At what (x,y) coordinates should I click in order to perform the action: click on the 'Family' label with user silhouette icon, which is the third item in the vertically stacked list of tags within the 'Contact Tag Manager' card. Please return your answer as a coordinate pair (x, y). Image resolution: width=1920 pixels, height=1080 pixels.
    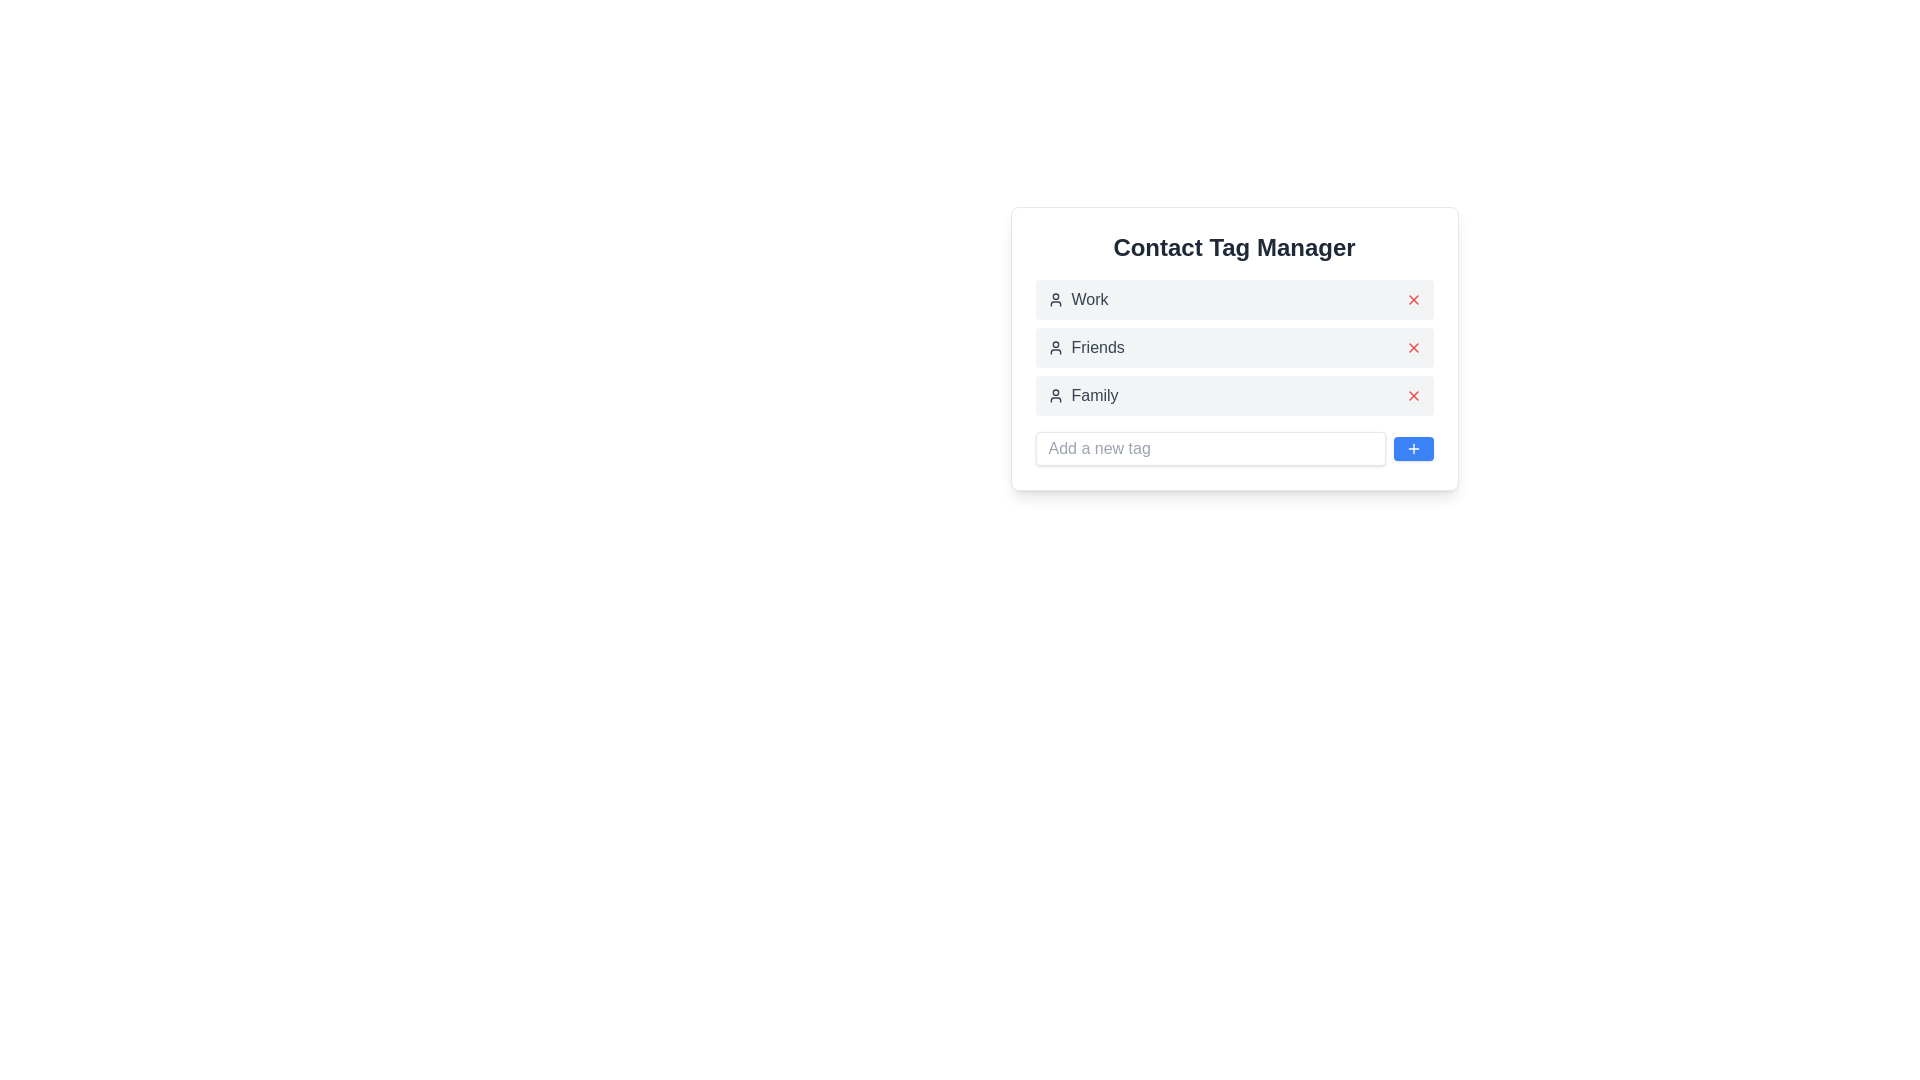
    Looking at the image, I should click on (1082, 396).